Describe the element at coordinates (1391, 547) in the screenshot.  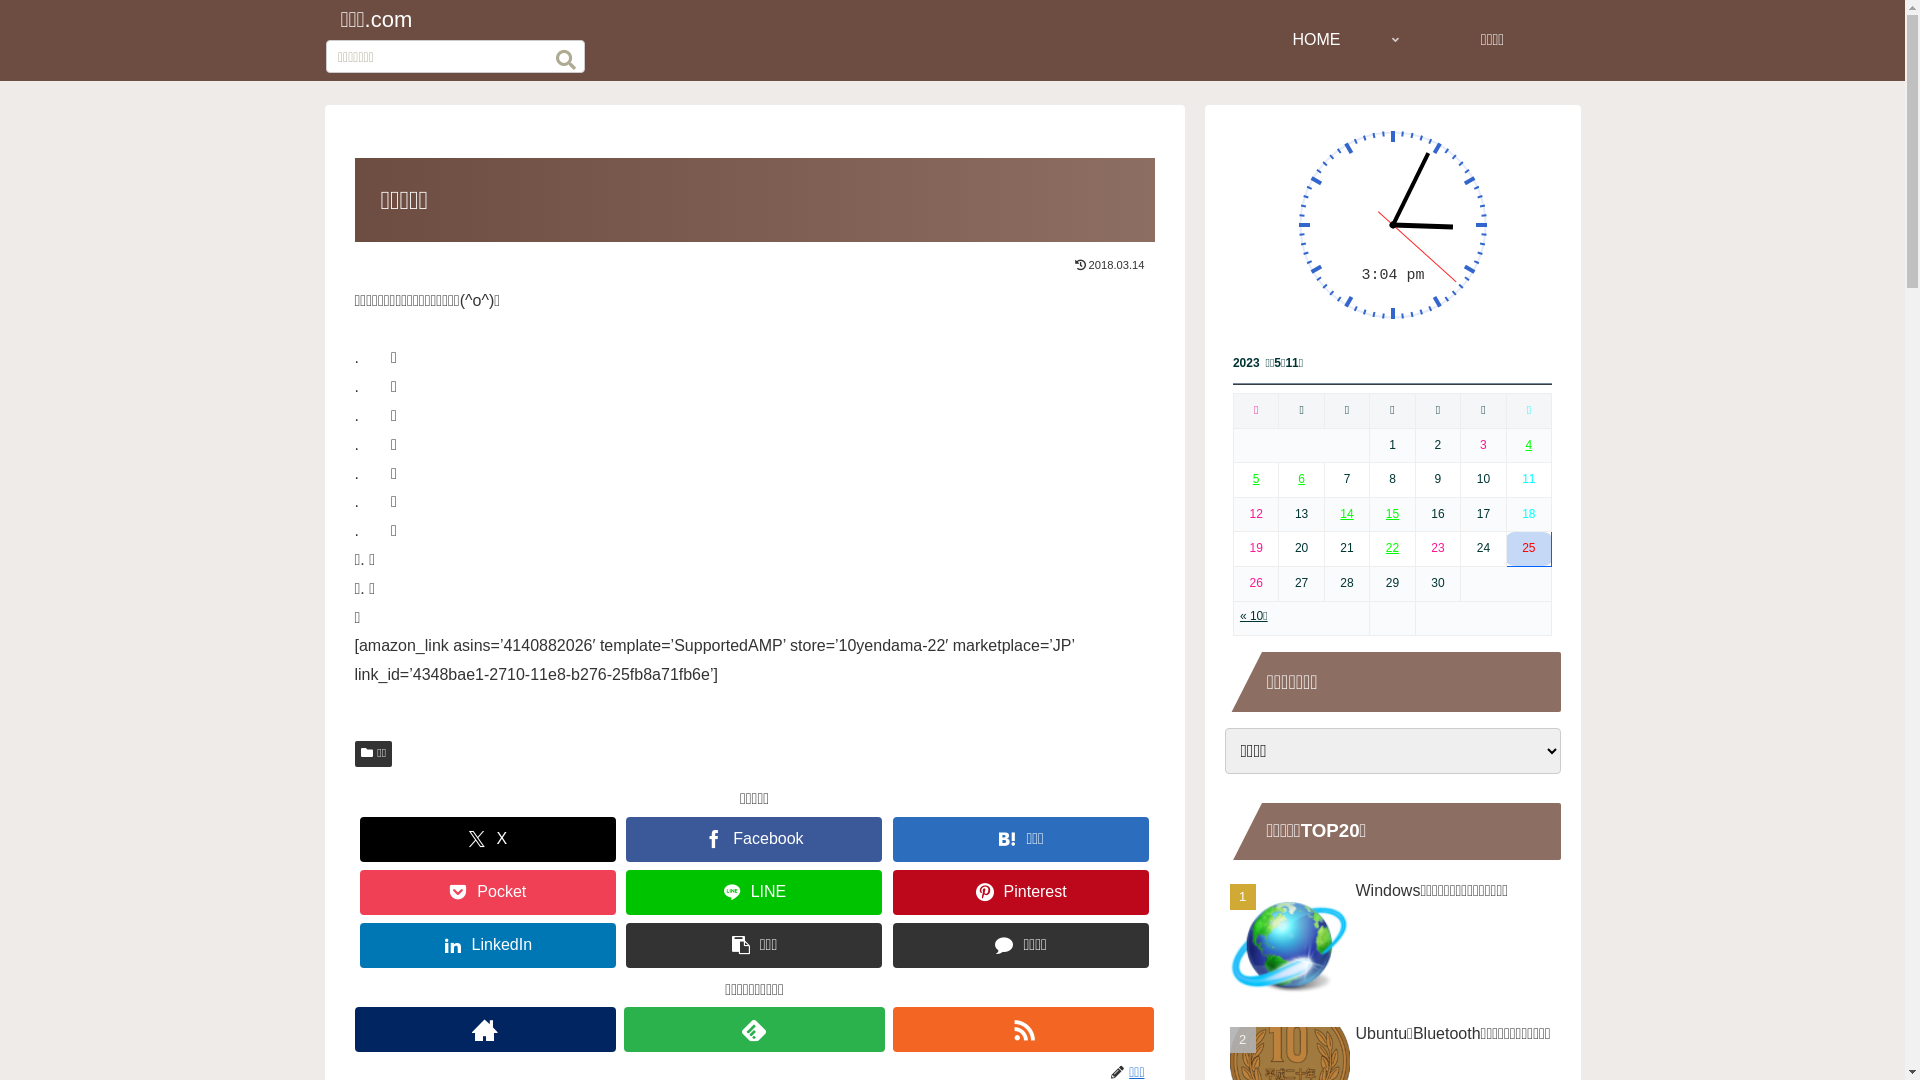
I see `'22'` at that location.